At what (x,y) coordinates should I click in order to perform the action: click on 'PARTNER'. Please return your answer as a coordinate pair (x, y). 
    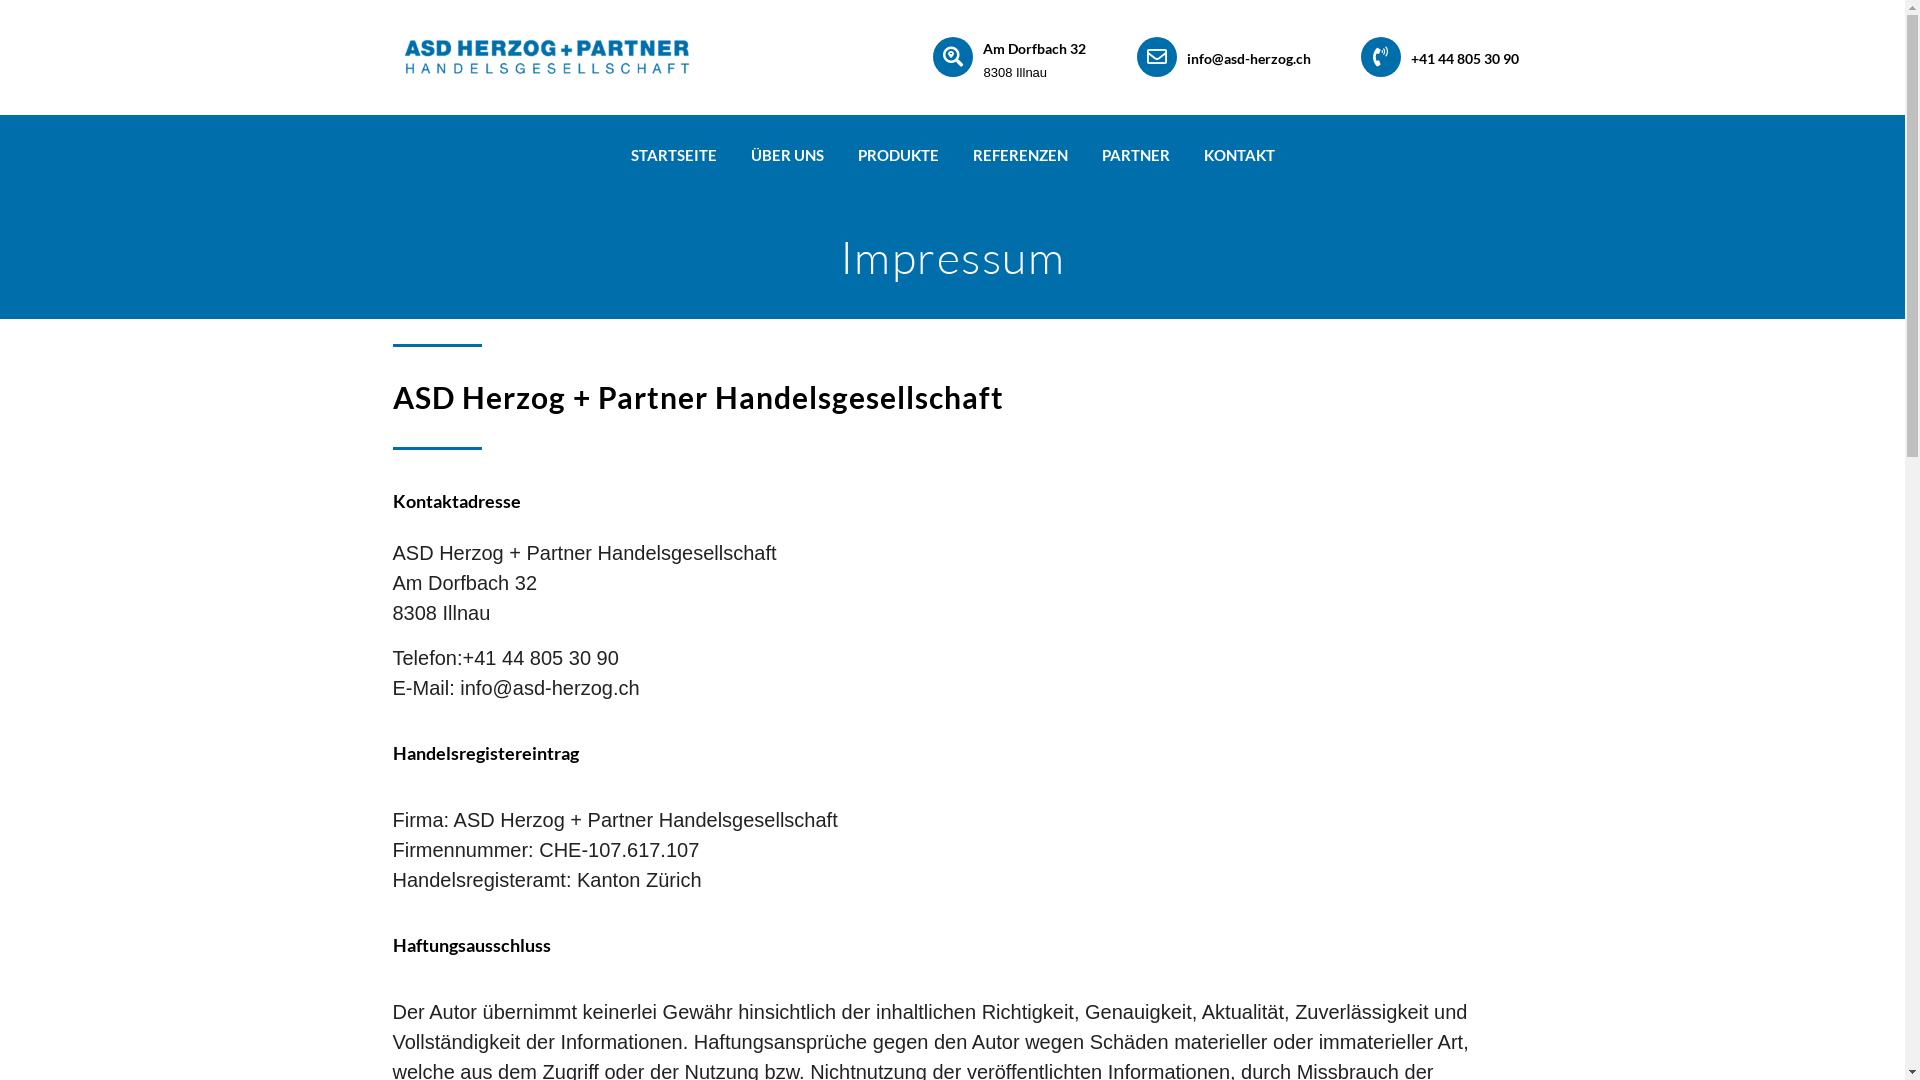
    Looking at the image, I should click on (1083, 153).